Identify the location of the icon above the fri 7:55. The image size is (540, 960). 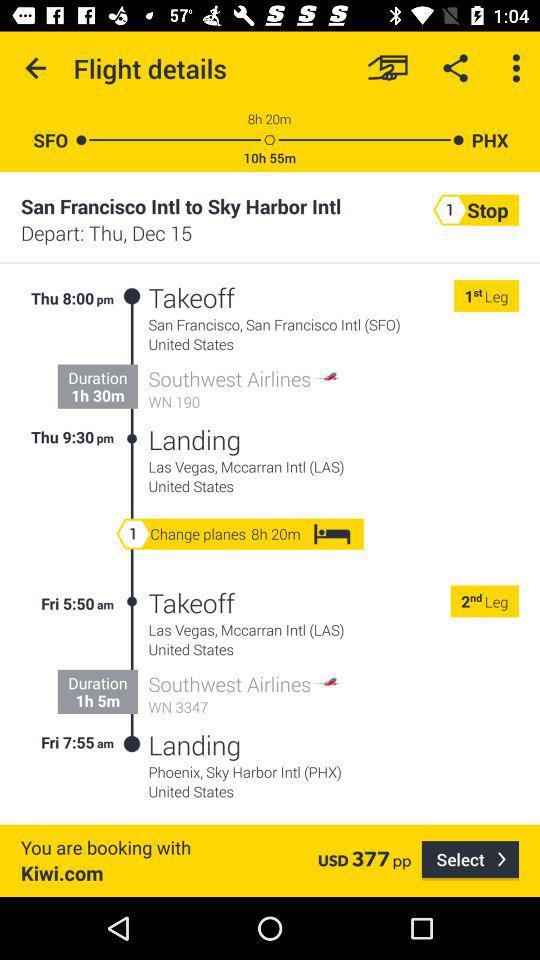
(96, 700).